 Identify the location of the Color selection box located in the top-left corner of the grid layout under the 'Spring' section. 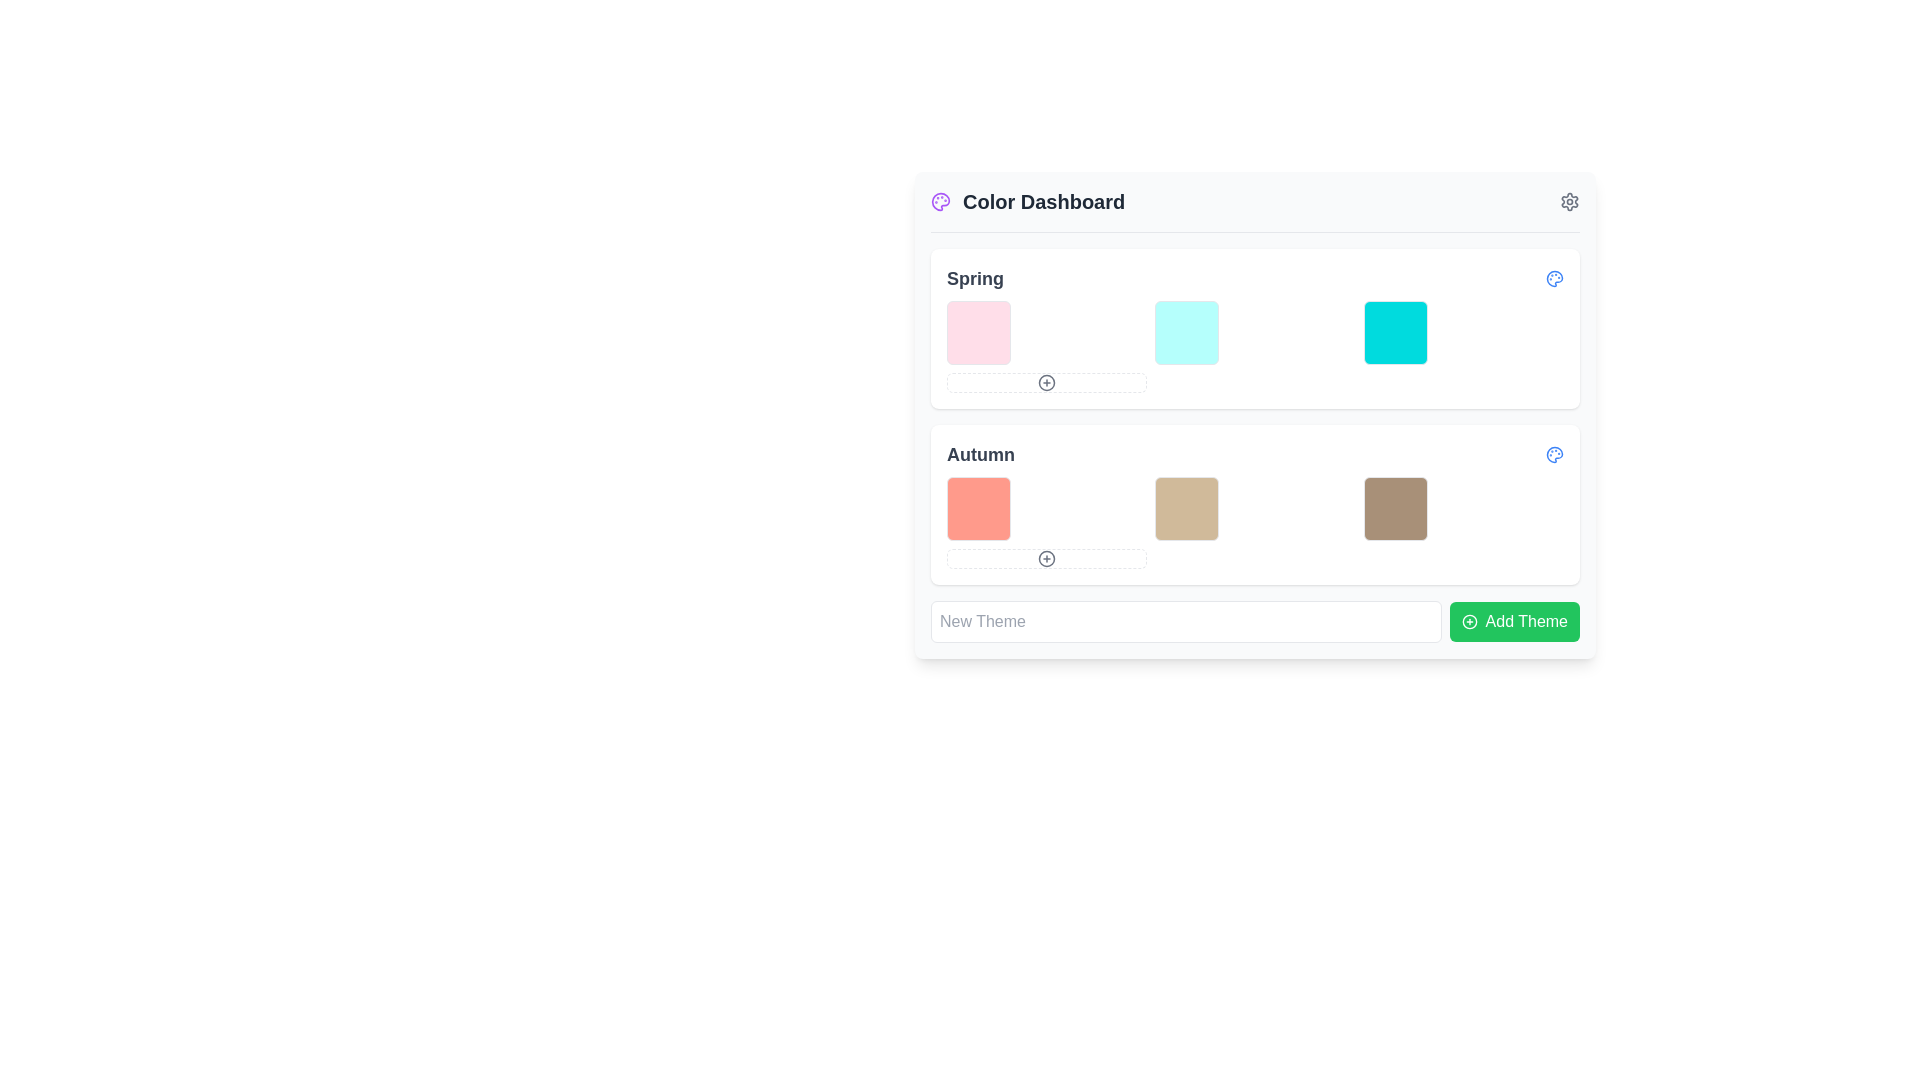
(979, 331).